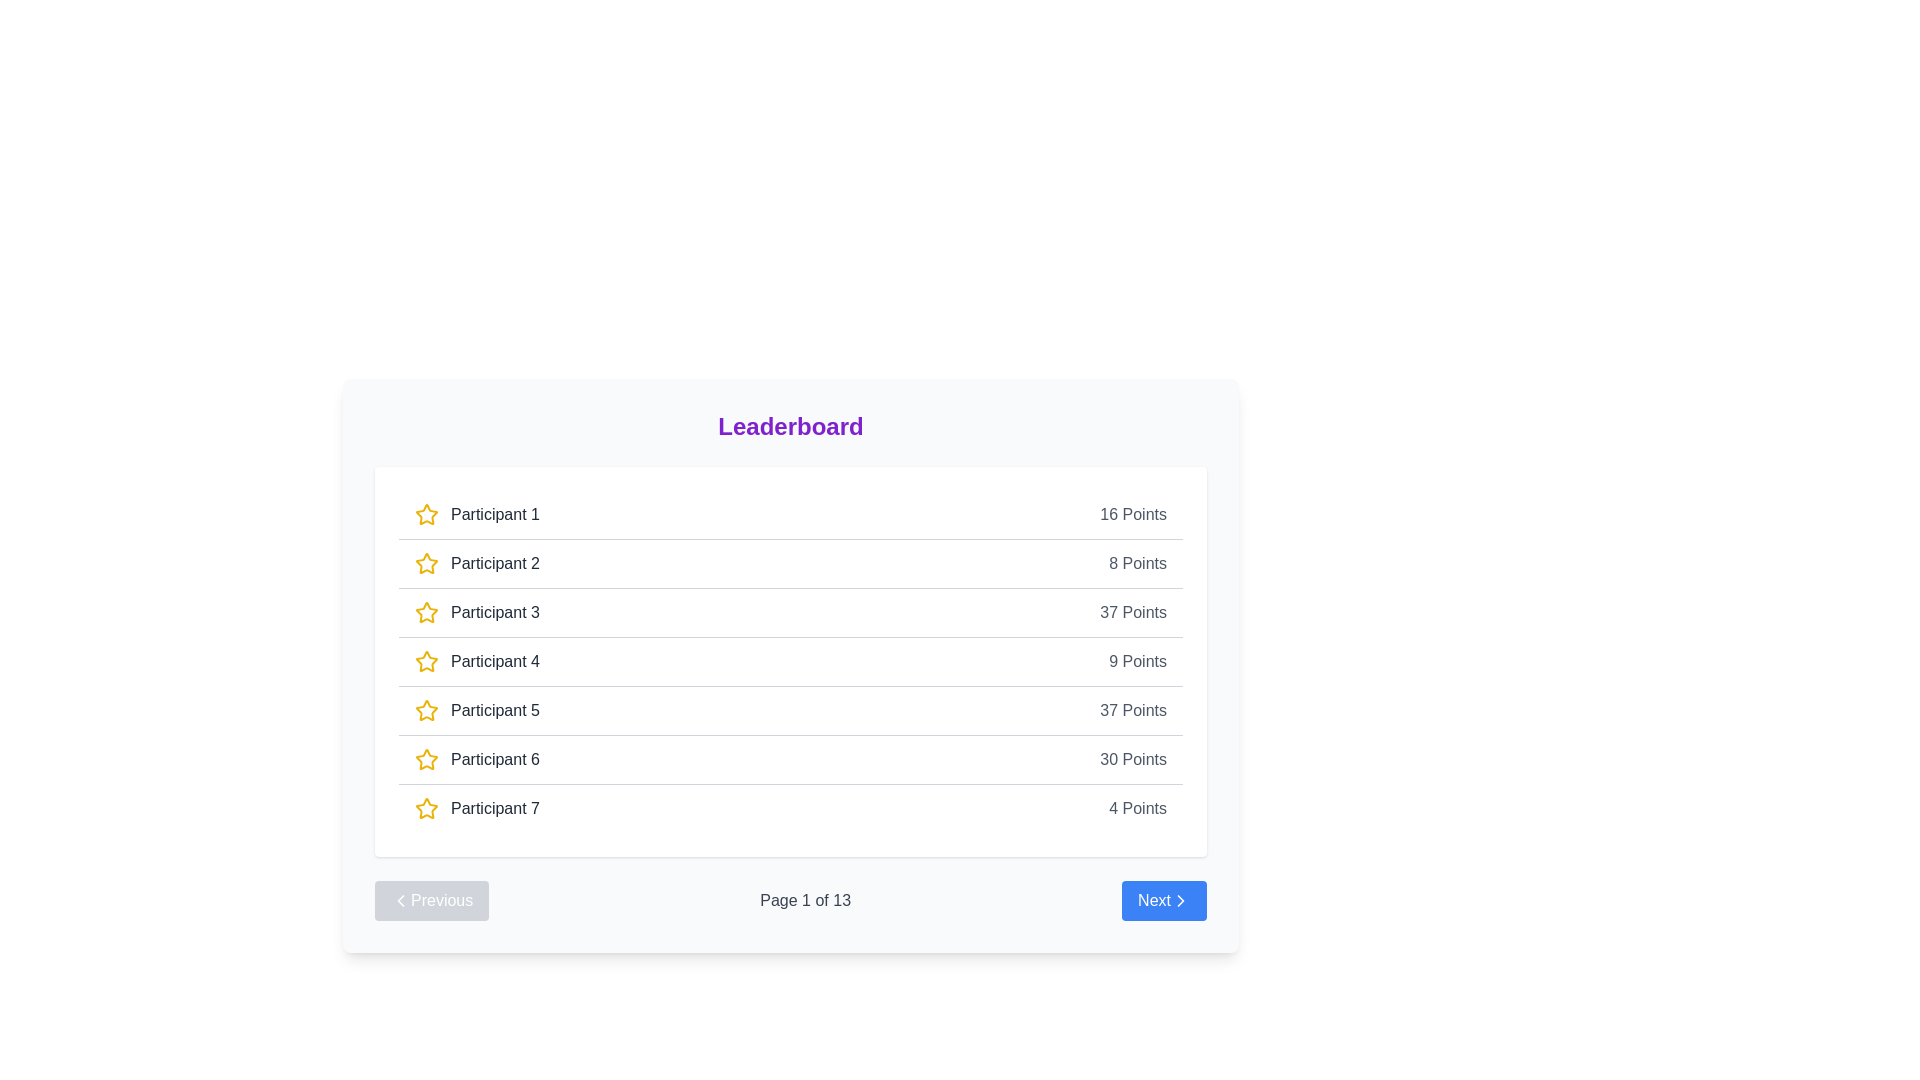  Describe the element at coordinates (426, 662) in the screenshot. I see `the star icon that indicates highlight or favorite status for the participant in the fourth row of the leaderboard, located to the left of 'Participant 4'` at that location.